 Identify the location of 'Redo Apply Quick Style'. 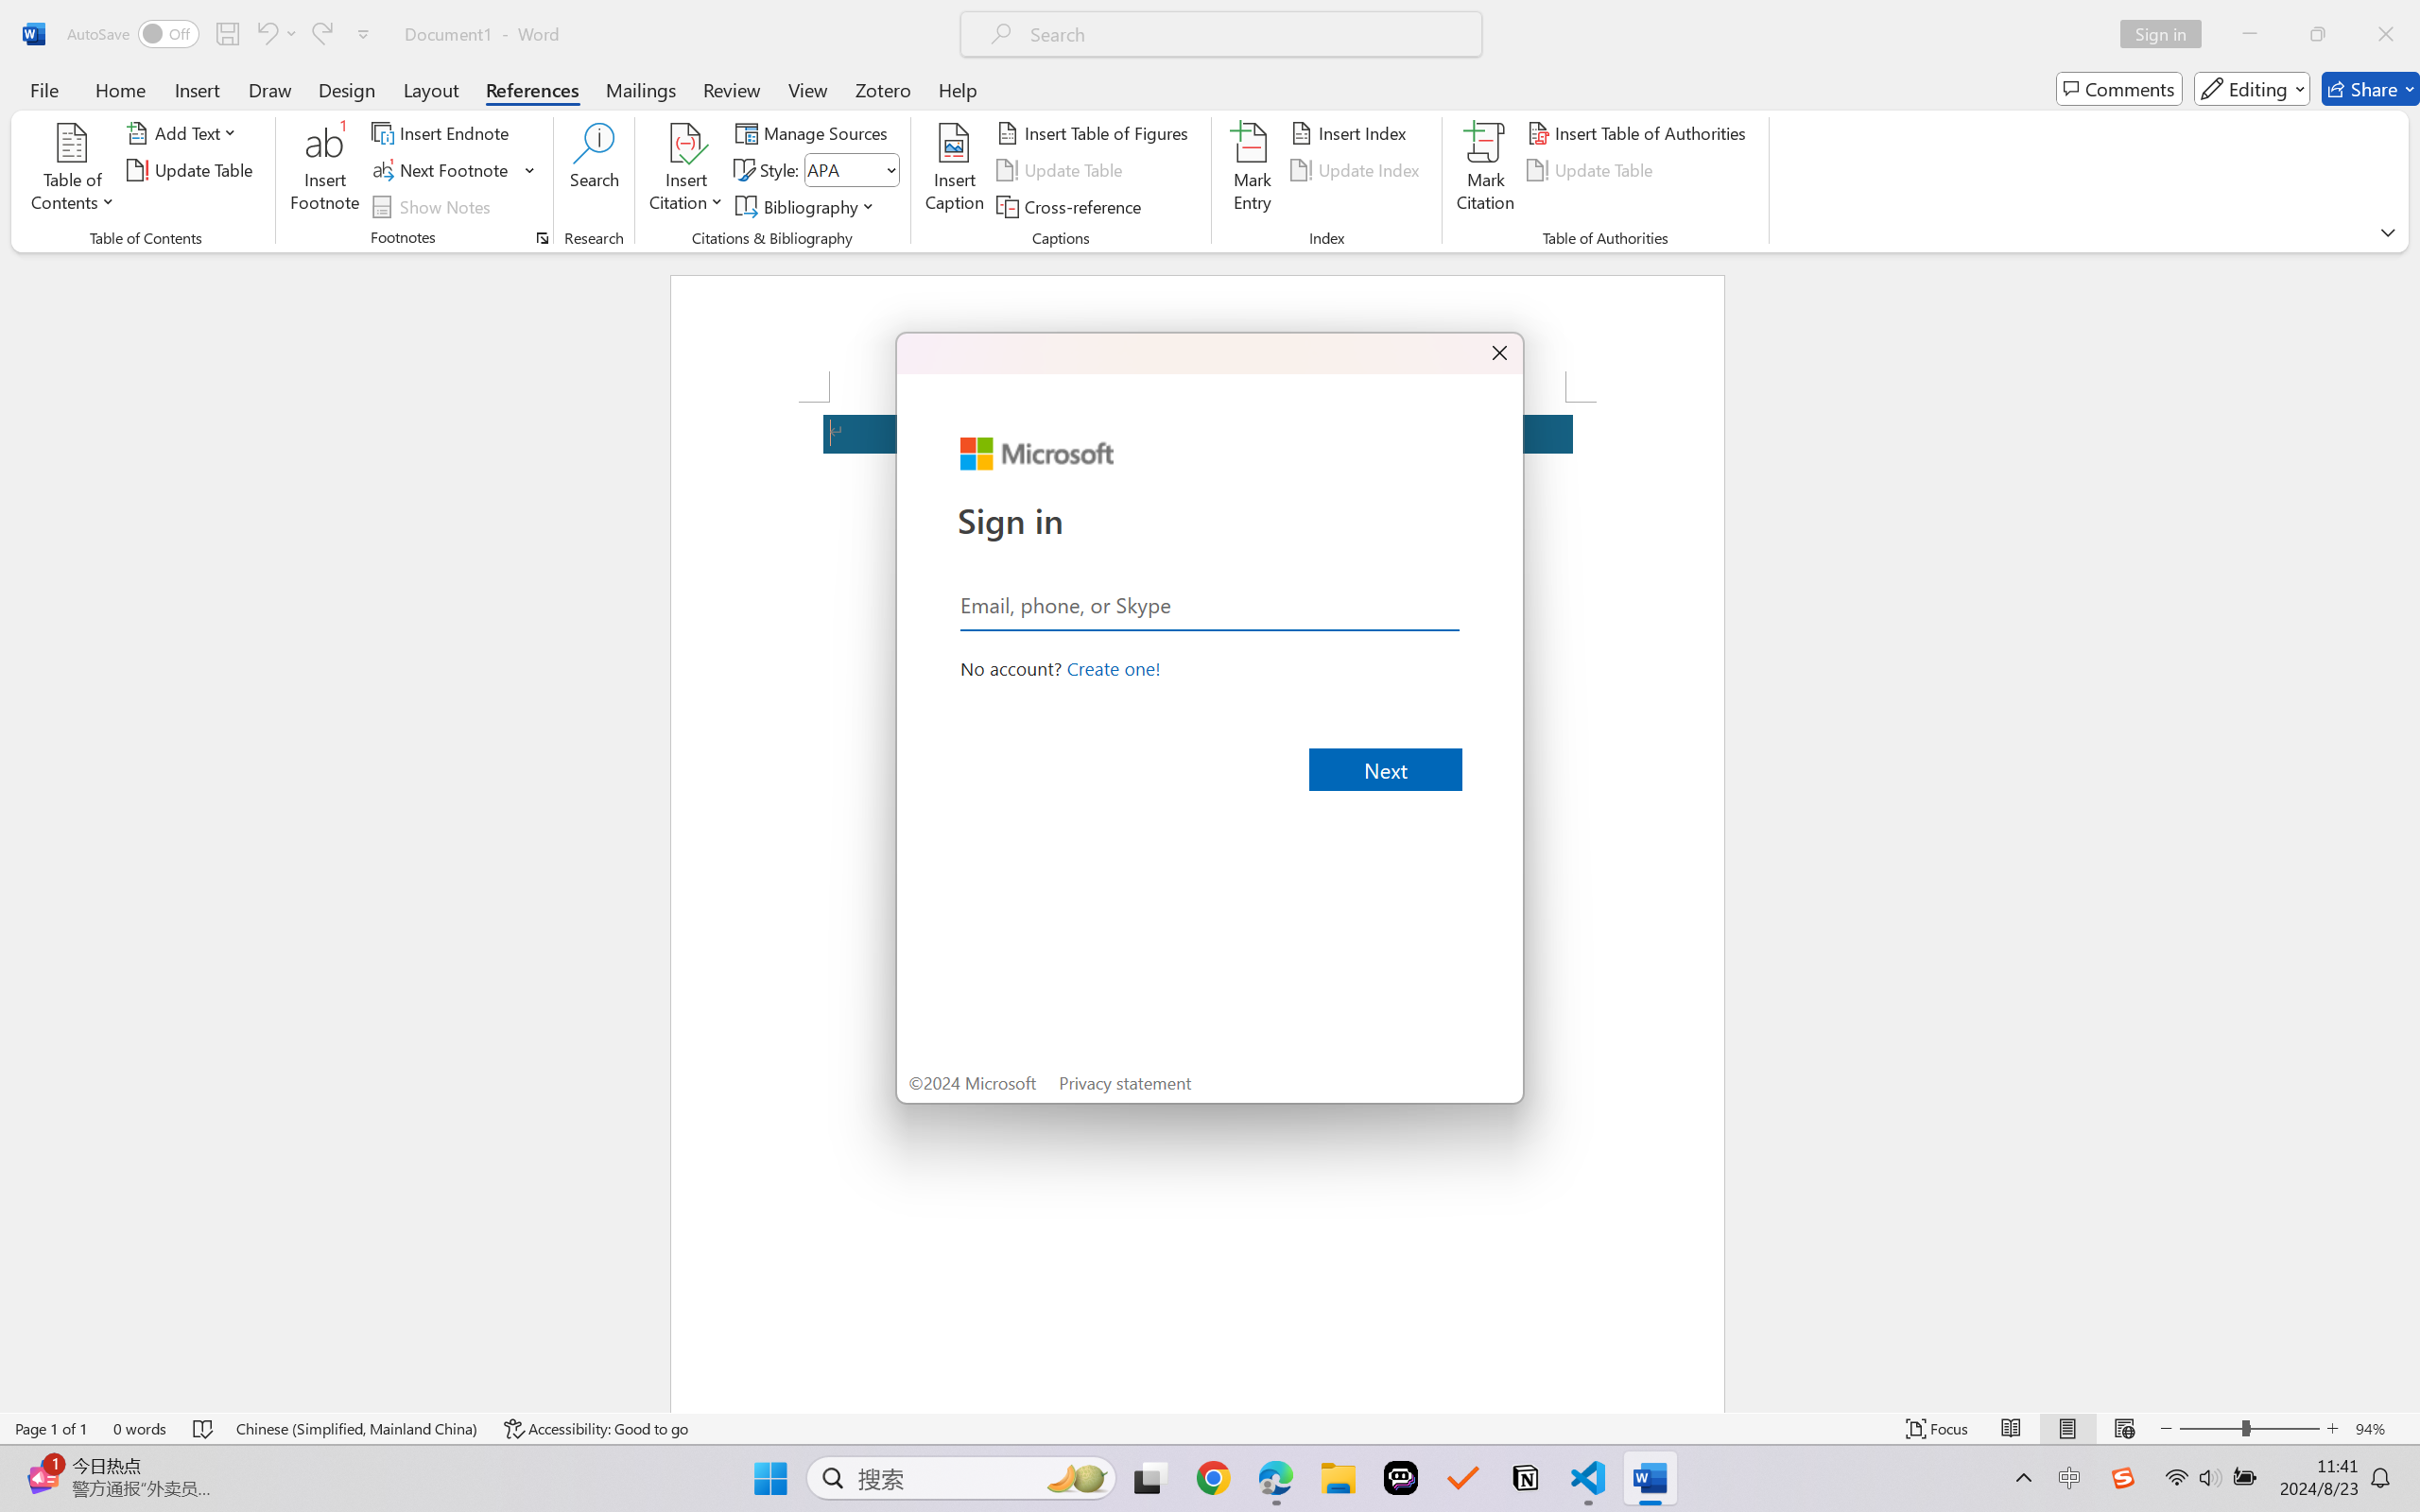
(320, 33).